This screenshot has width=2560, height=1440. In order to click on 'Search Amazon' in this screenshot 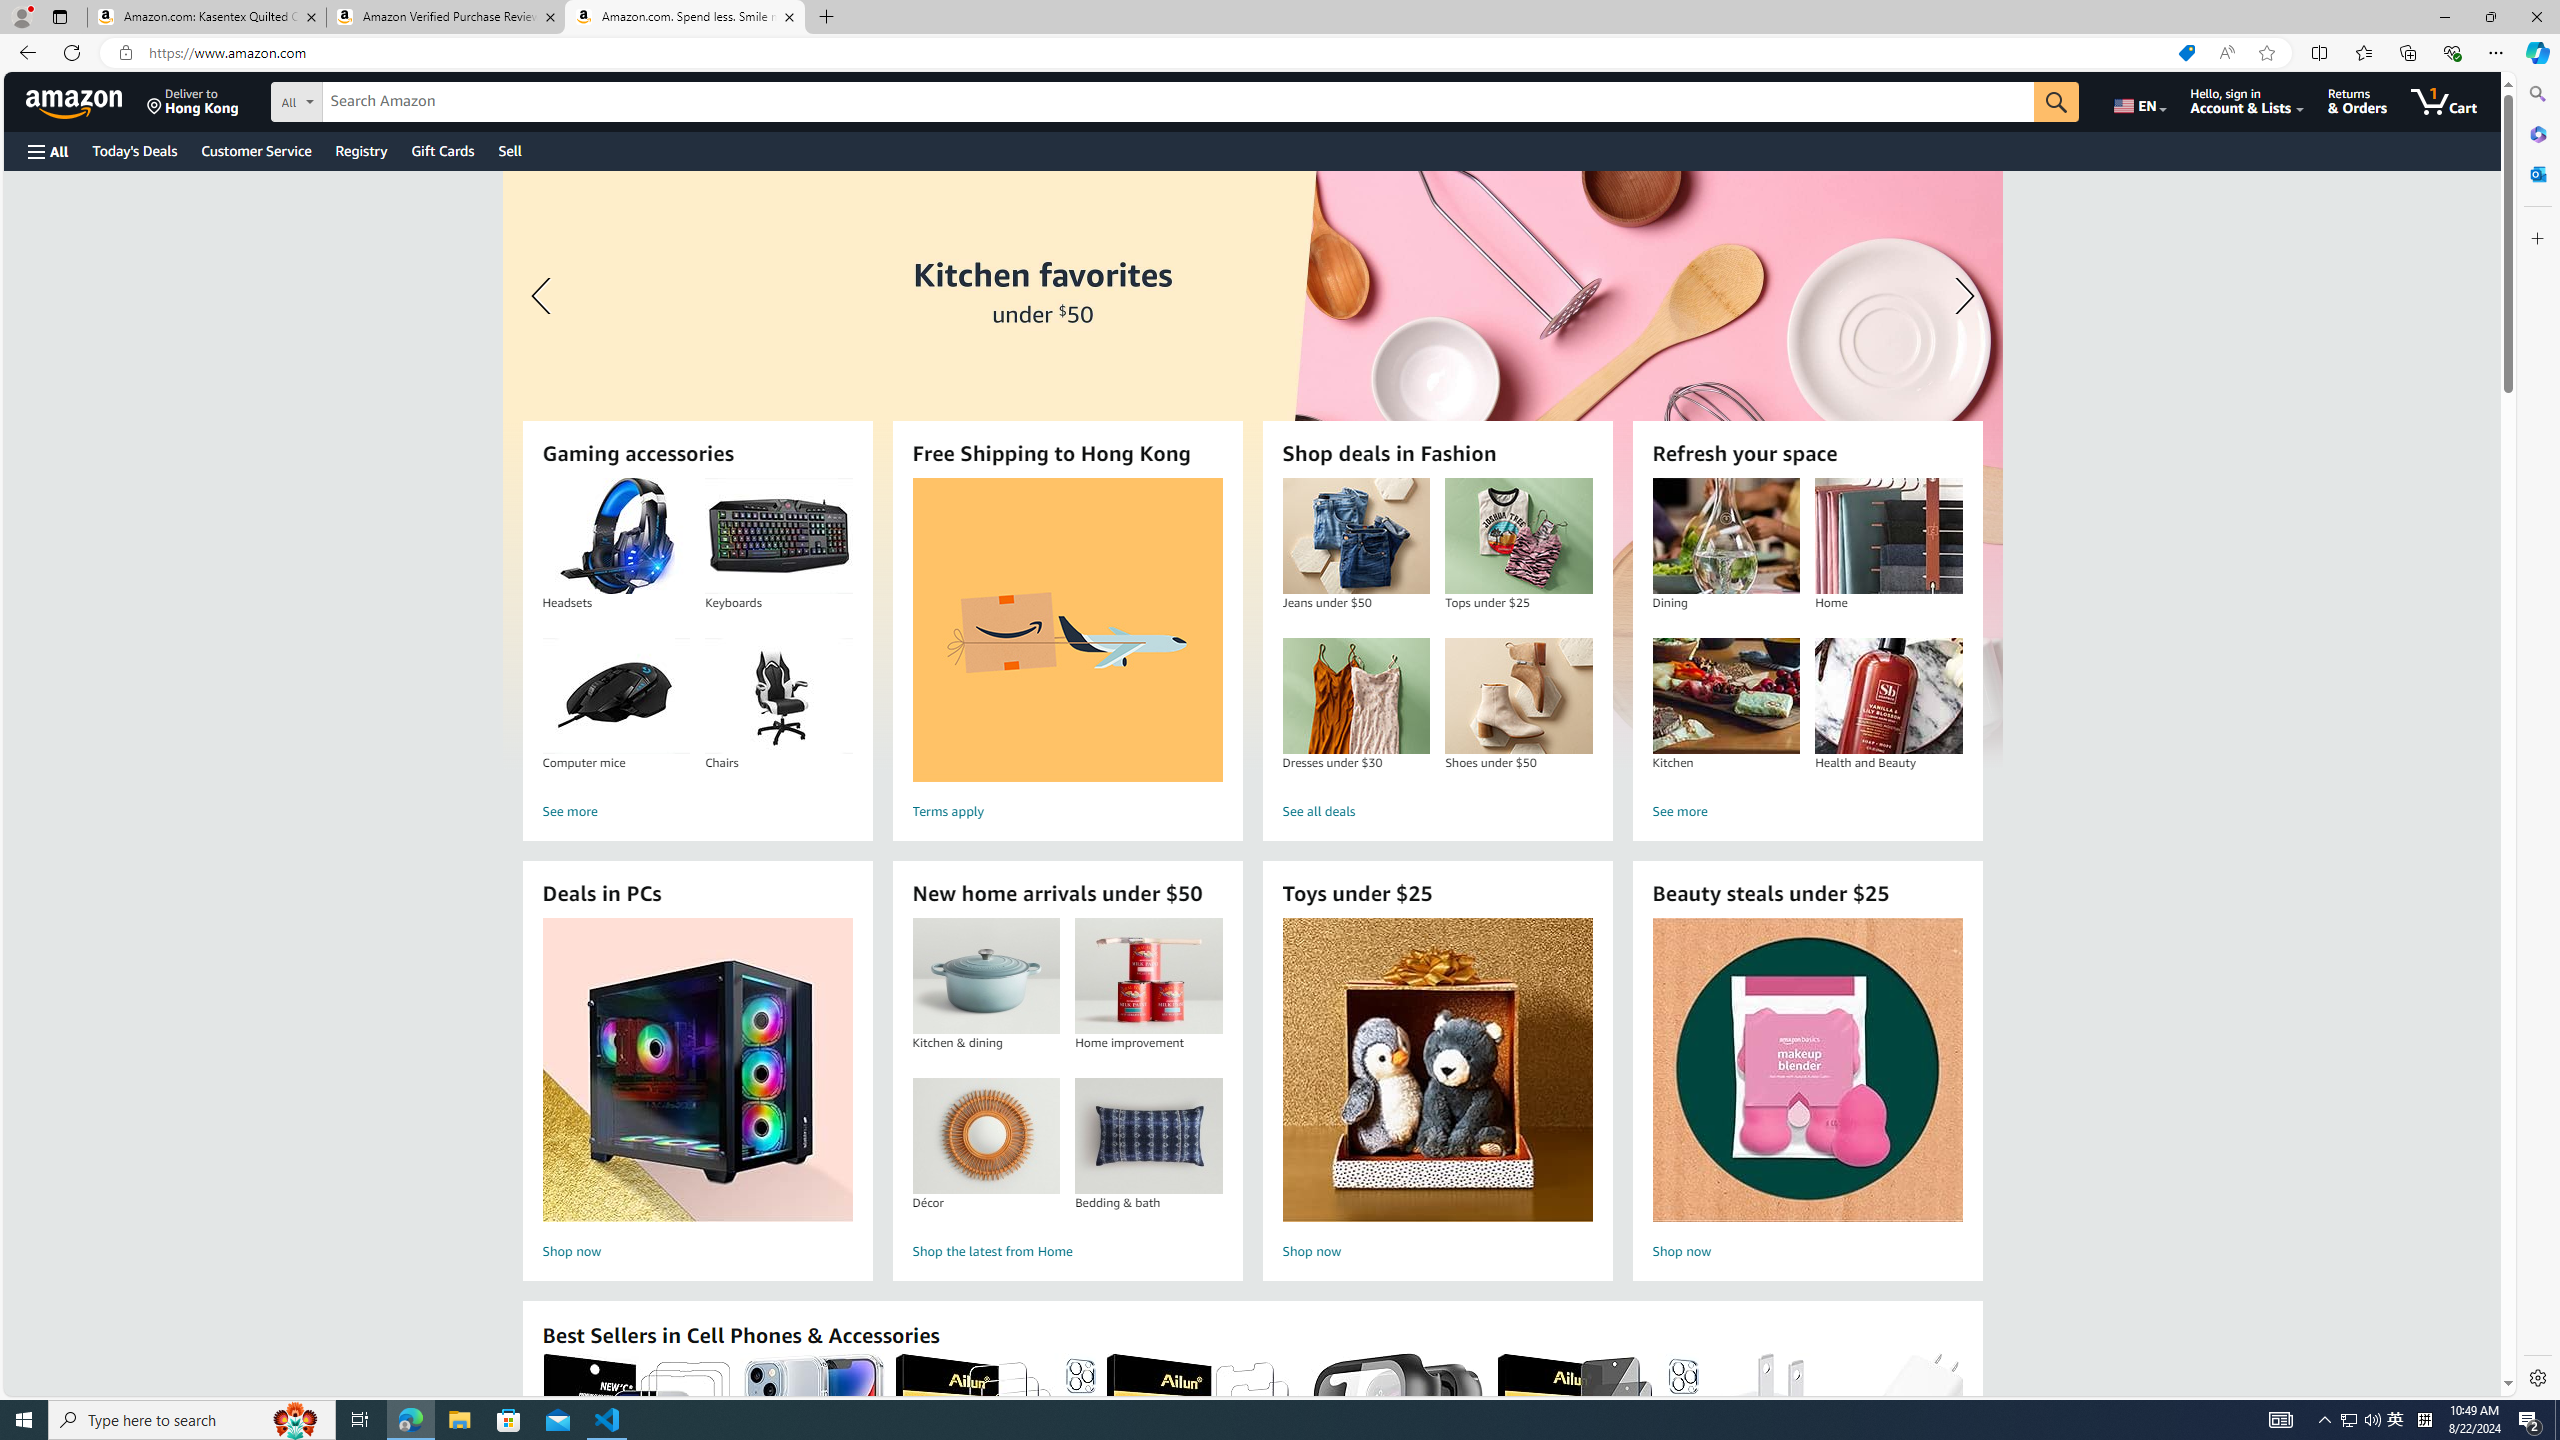, I will do `click(1178, 102)`.